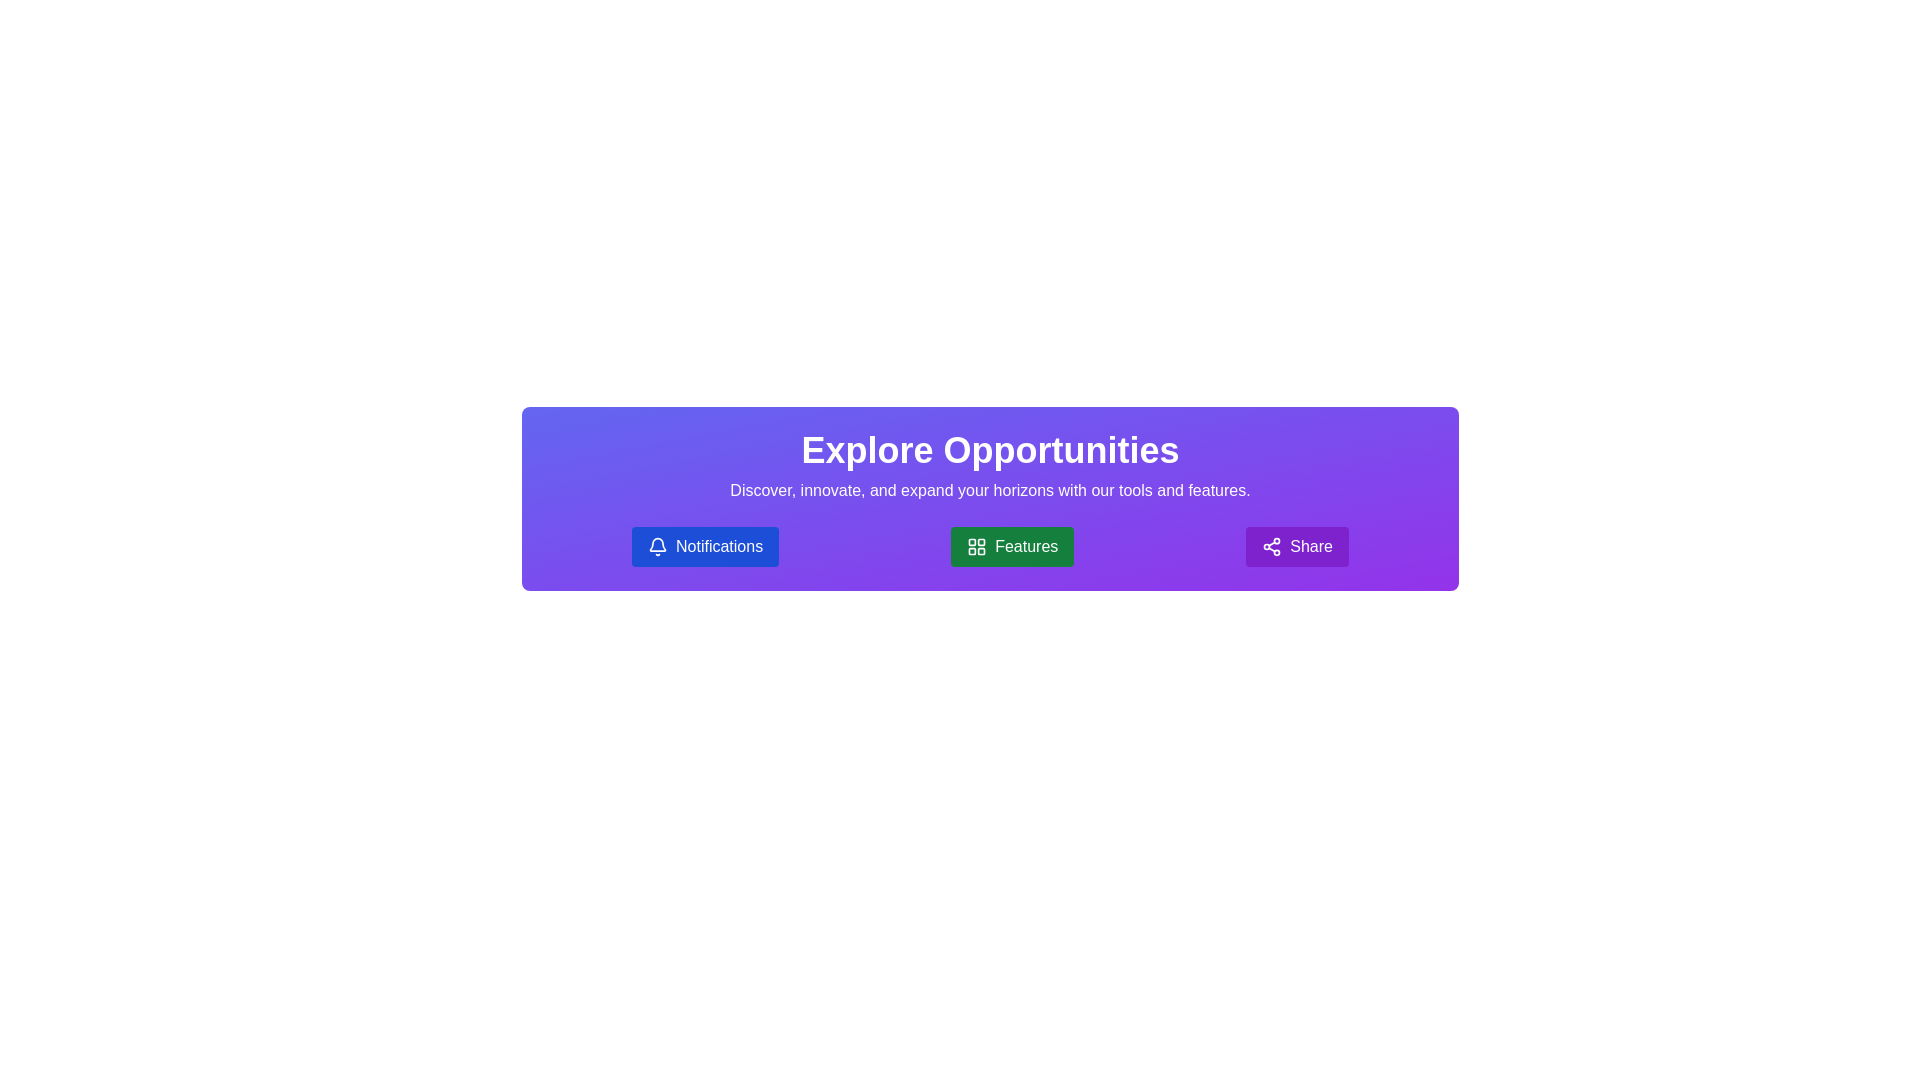  Describe the element at coordinates (990, 490) in the screenshot. I see `the text display element that contains the message 'Discover, innovate, and expand your horizons with our tools and features,' which is positioned below the heading 'Explore Opportunities.'` at that location.